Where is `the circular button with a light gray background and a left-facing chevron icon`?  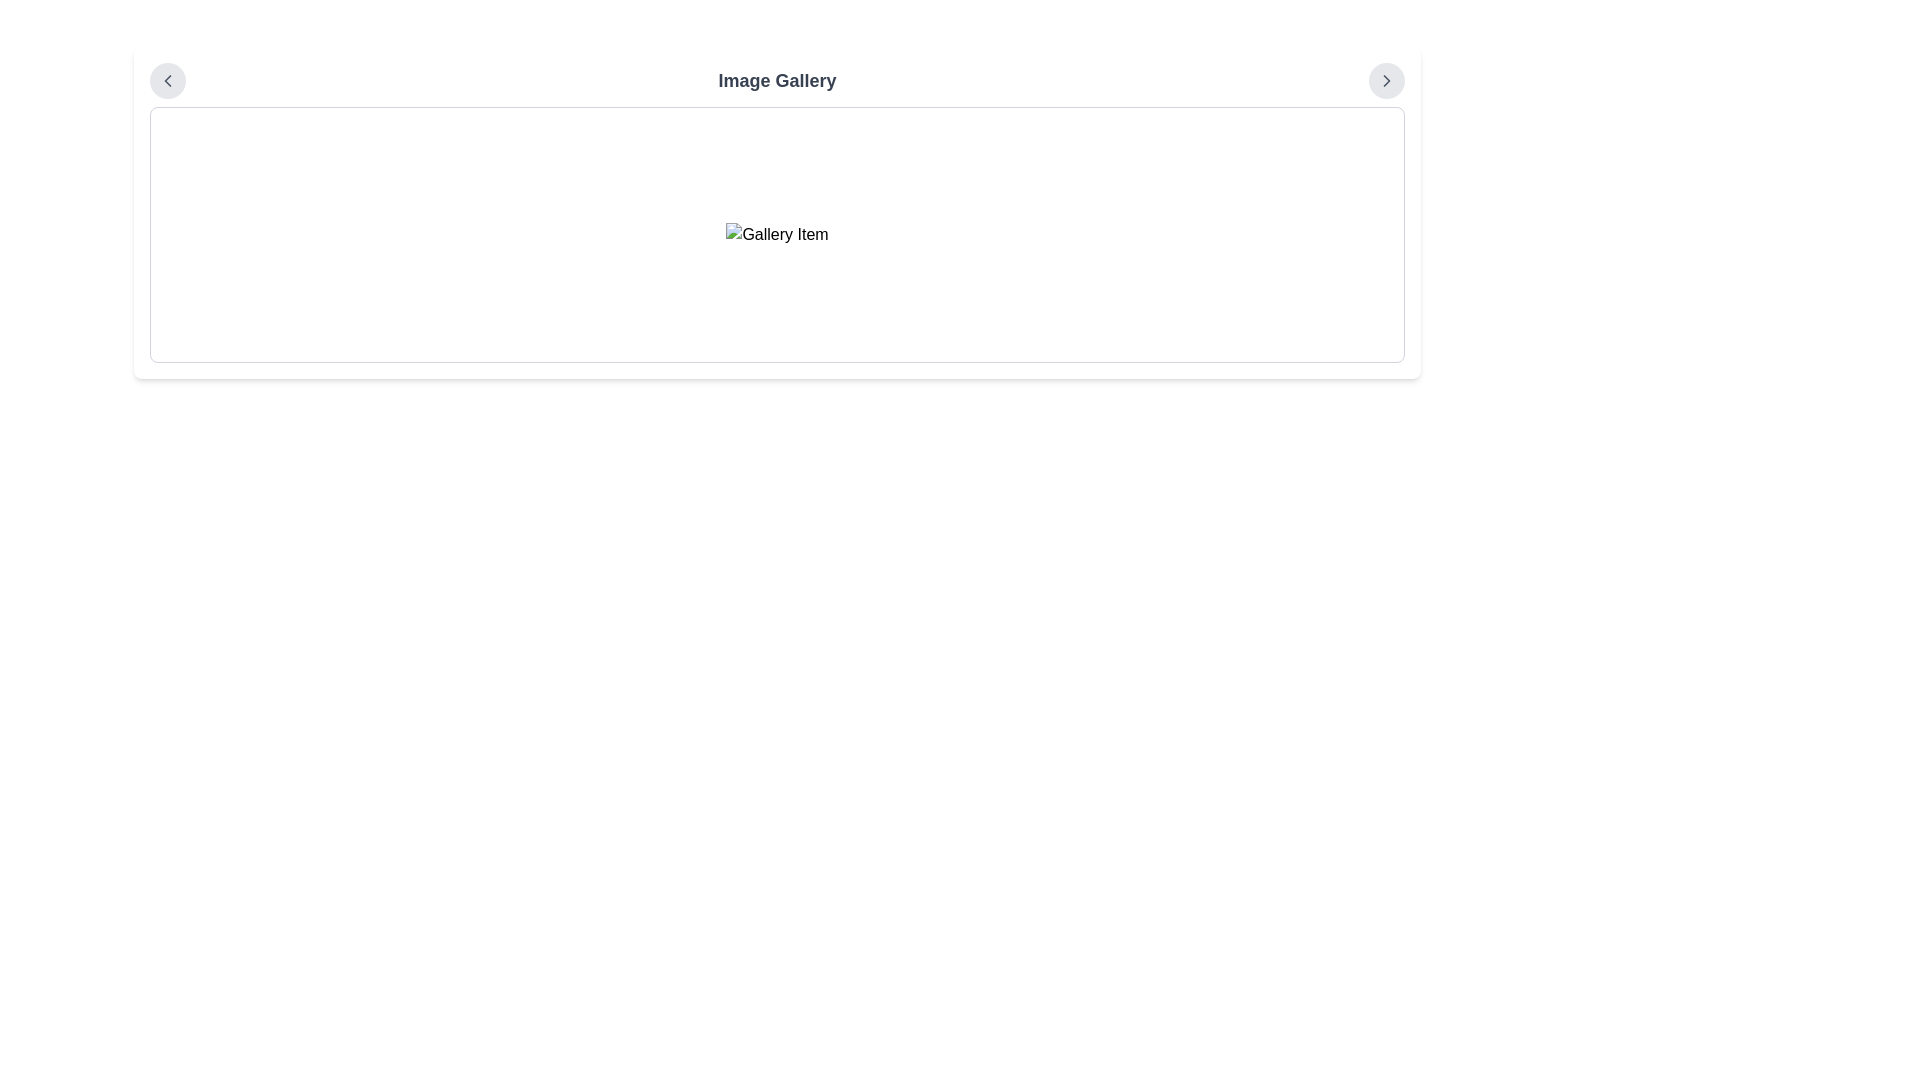 the circular button with a light gray background and a left-facing chevron icon is located at coordinates (168, 80).